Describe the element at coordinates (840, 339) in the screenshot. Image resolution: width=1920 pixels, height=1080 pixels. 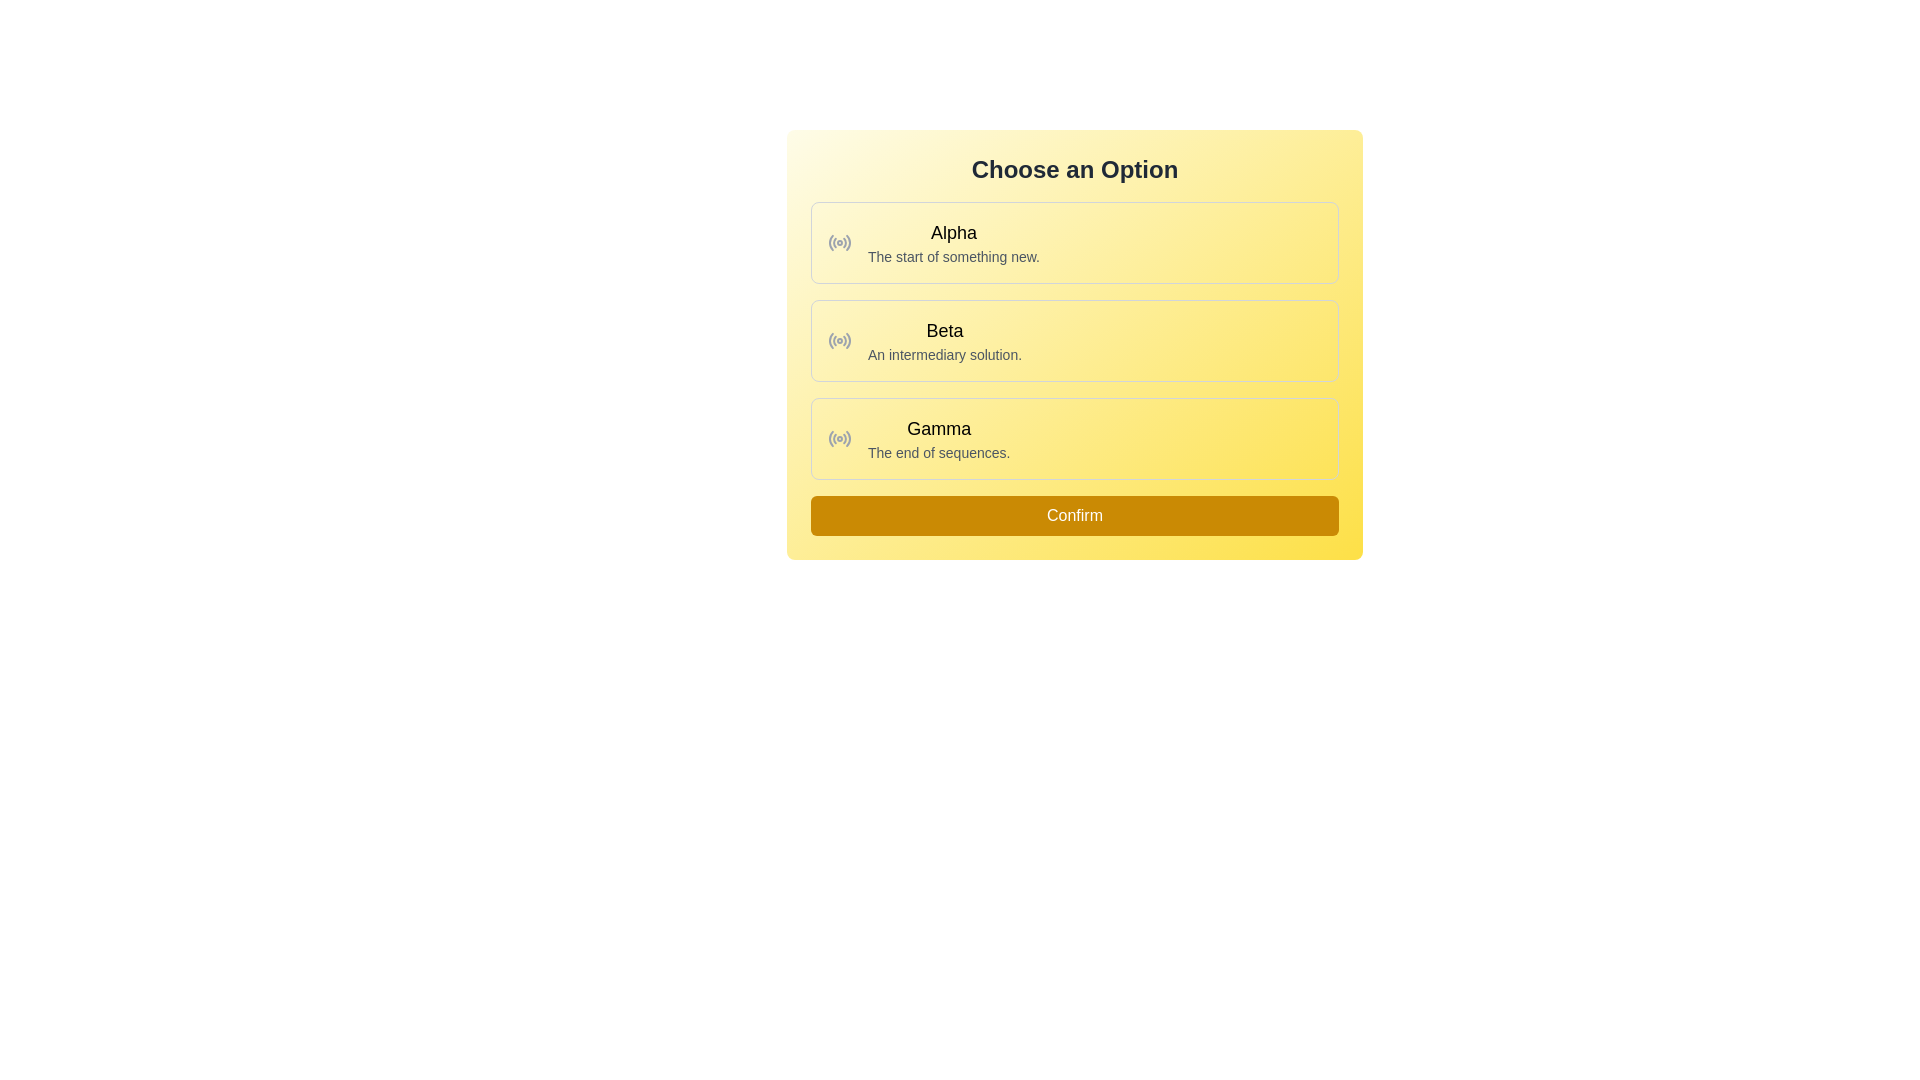
I see `the radio button labeled 'Beta' in the second list option of the select menu` at that location.